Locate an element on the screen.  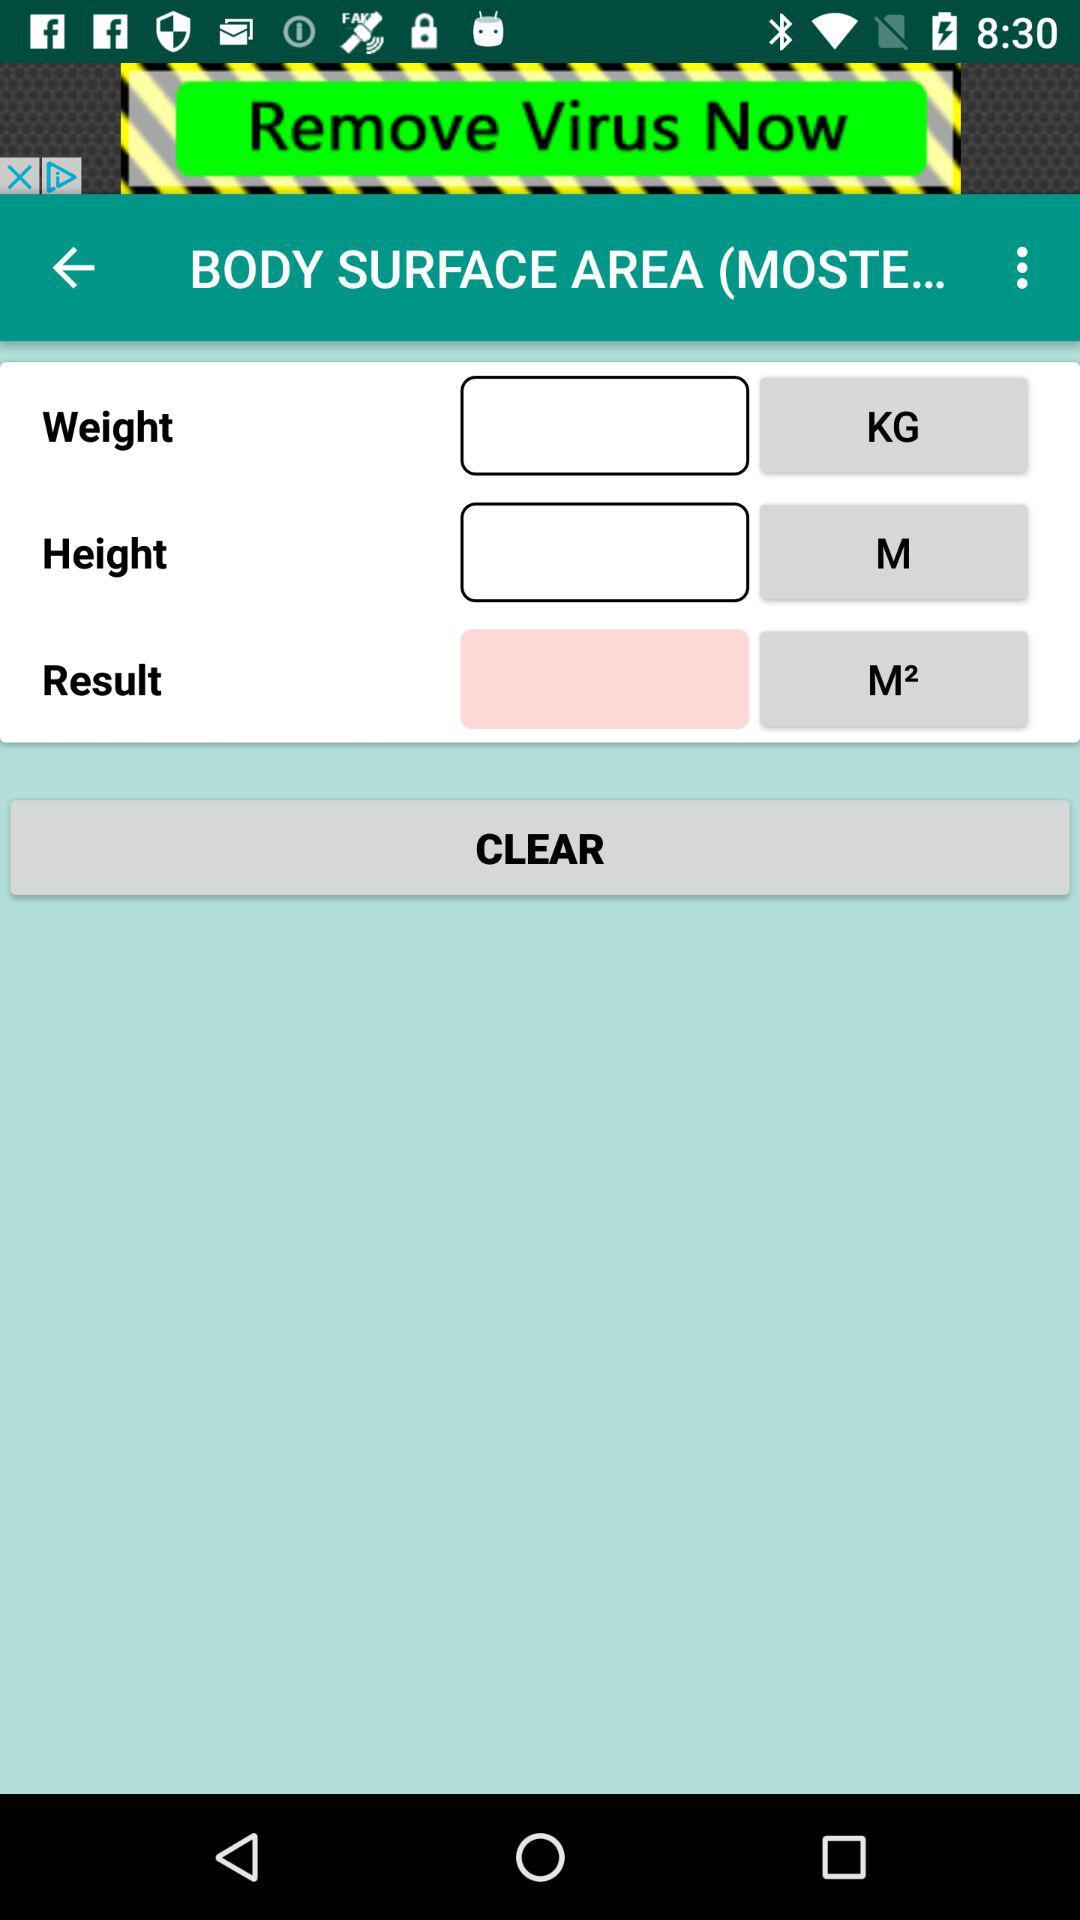
go weight option is located at coordinates (603, 424).